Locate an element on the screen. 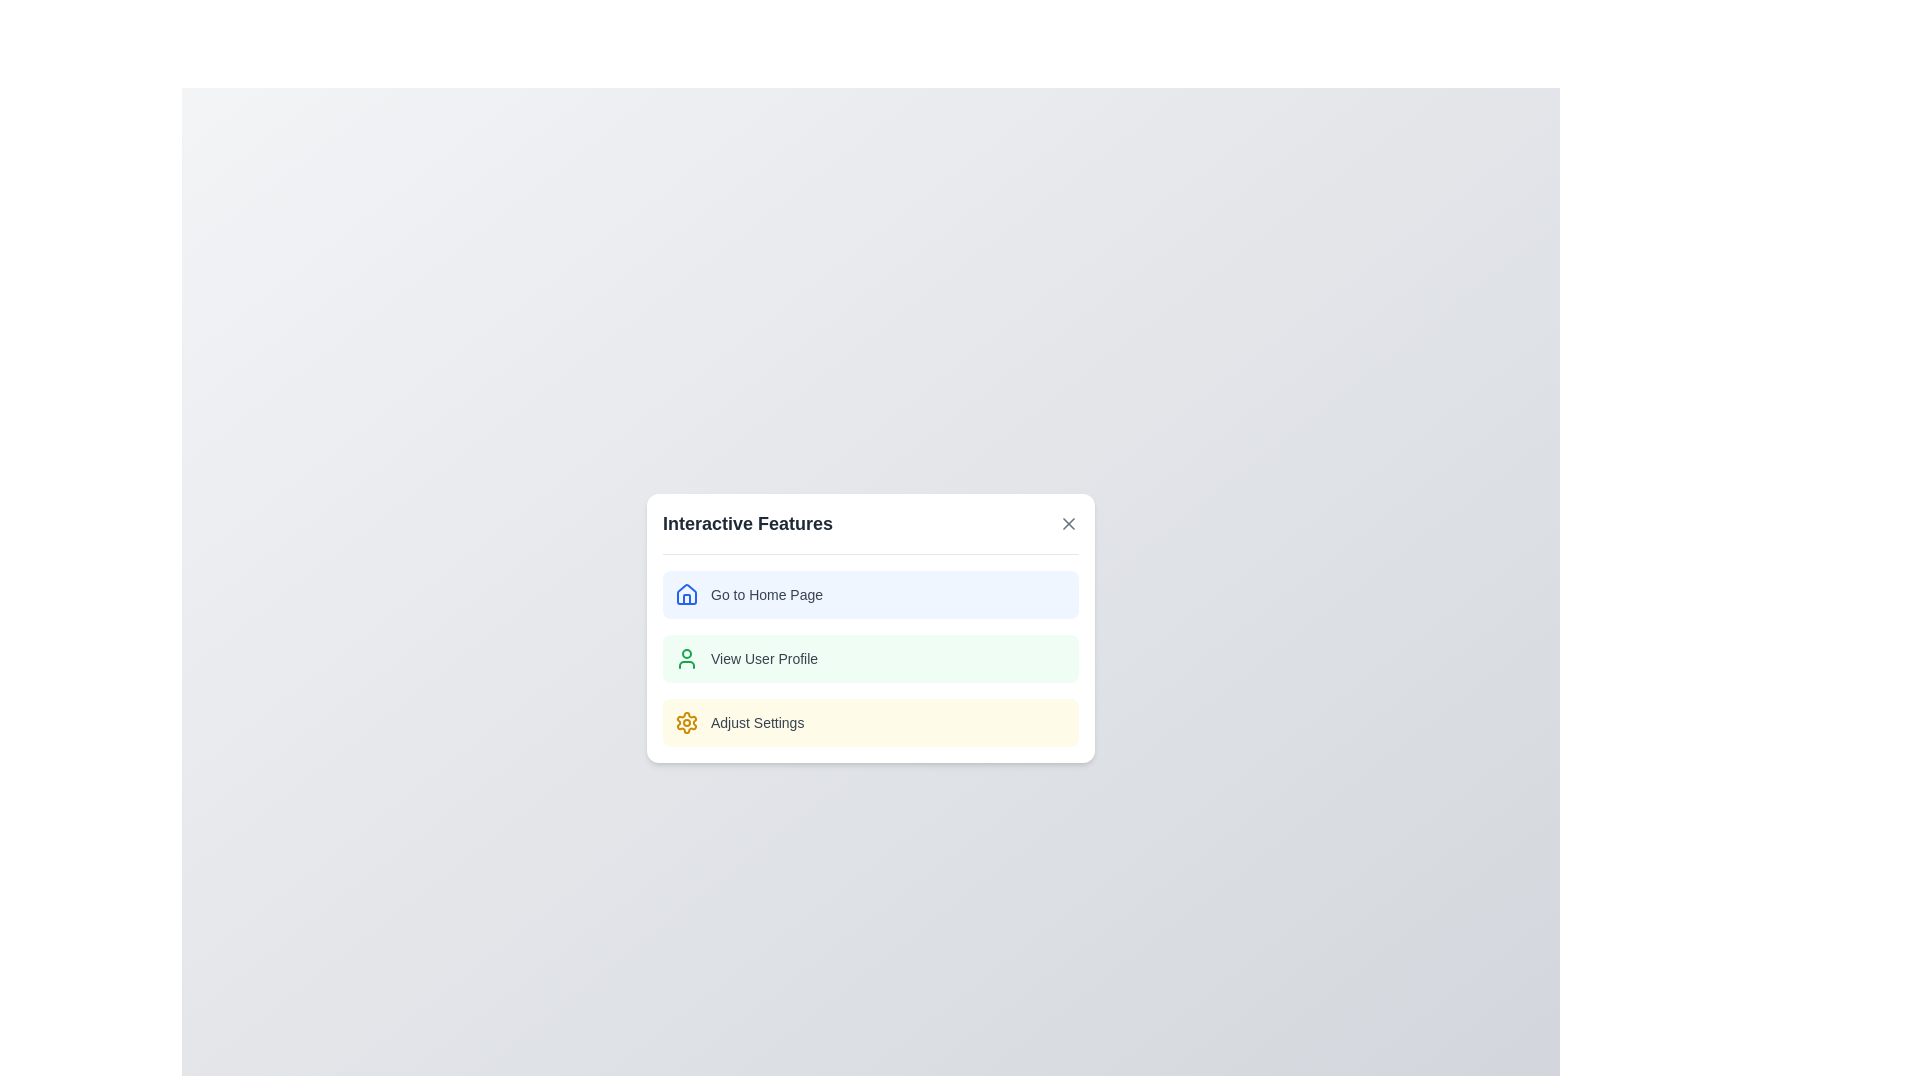 The height and width of the screenshot is (1080, 1920). the gear icon located in the bottom section of the 'Interactive Features' menu, specifically the third item labeled 'Adjust Settings' is located at coordinates (686, 721).